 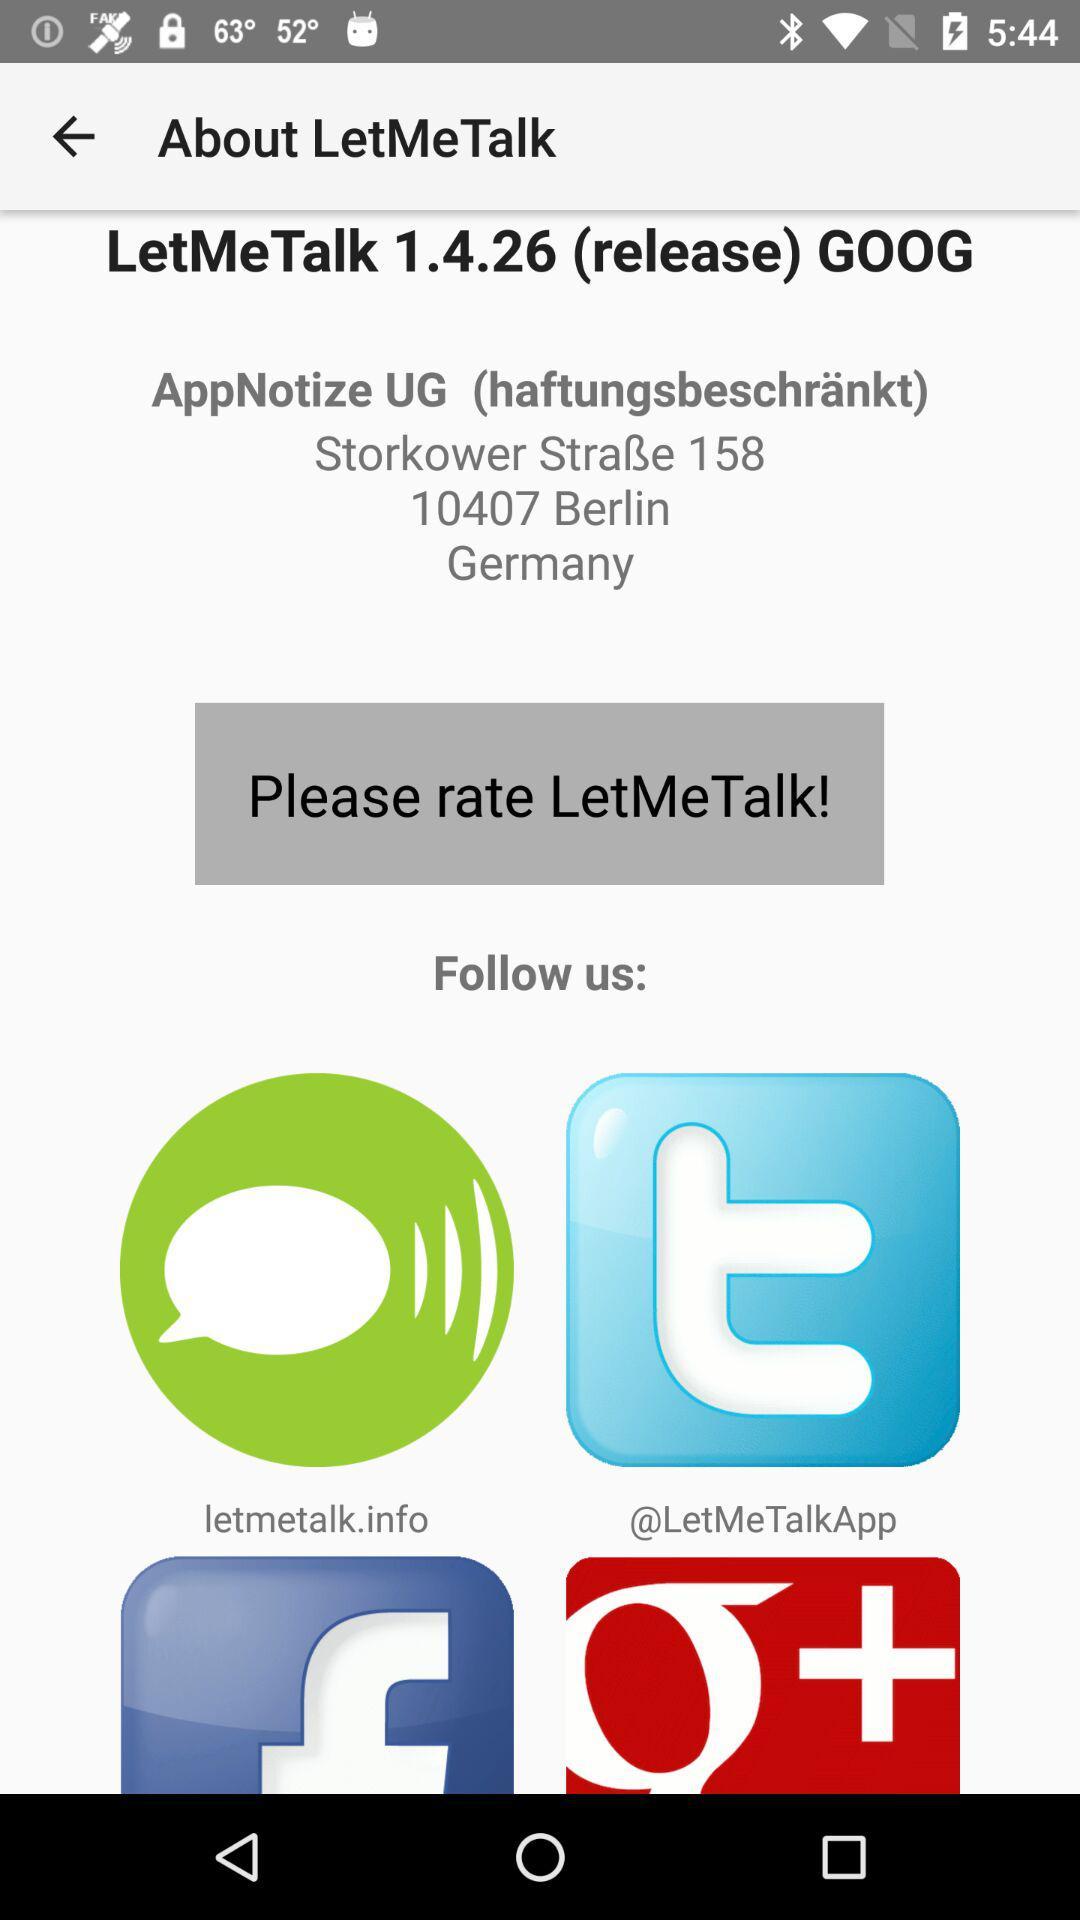 I want to click on message, so click(x=315, y=1269).